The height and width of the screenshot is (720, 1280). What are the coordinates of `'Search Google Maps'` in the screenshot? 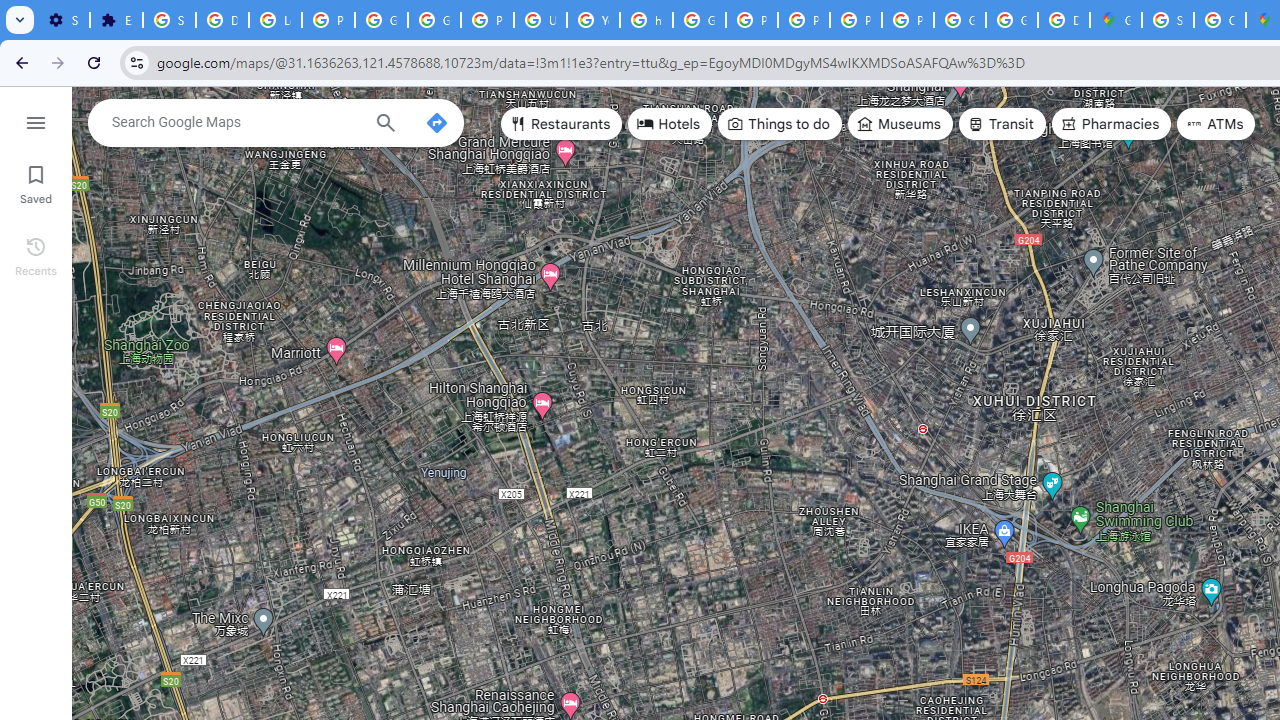 It's located at (235, 122).